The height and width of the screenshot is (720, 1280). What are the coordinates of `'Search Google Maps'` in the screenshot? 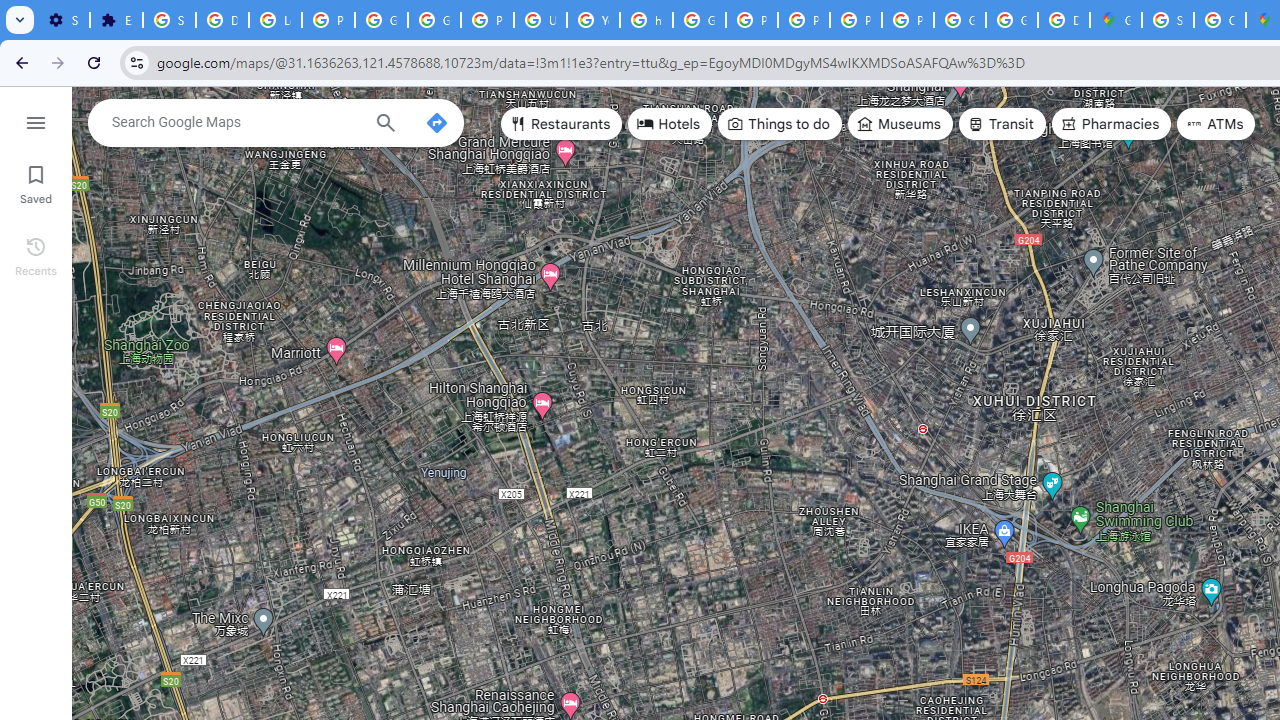 It's located at (235, 122).